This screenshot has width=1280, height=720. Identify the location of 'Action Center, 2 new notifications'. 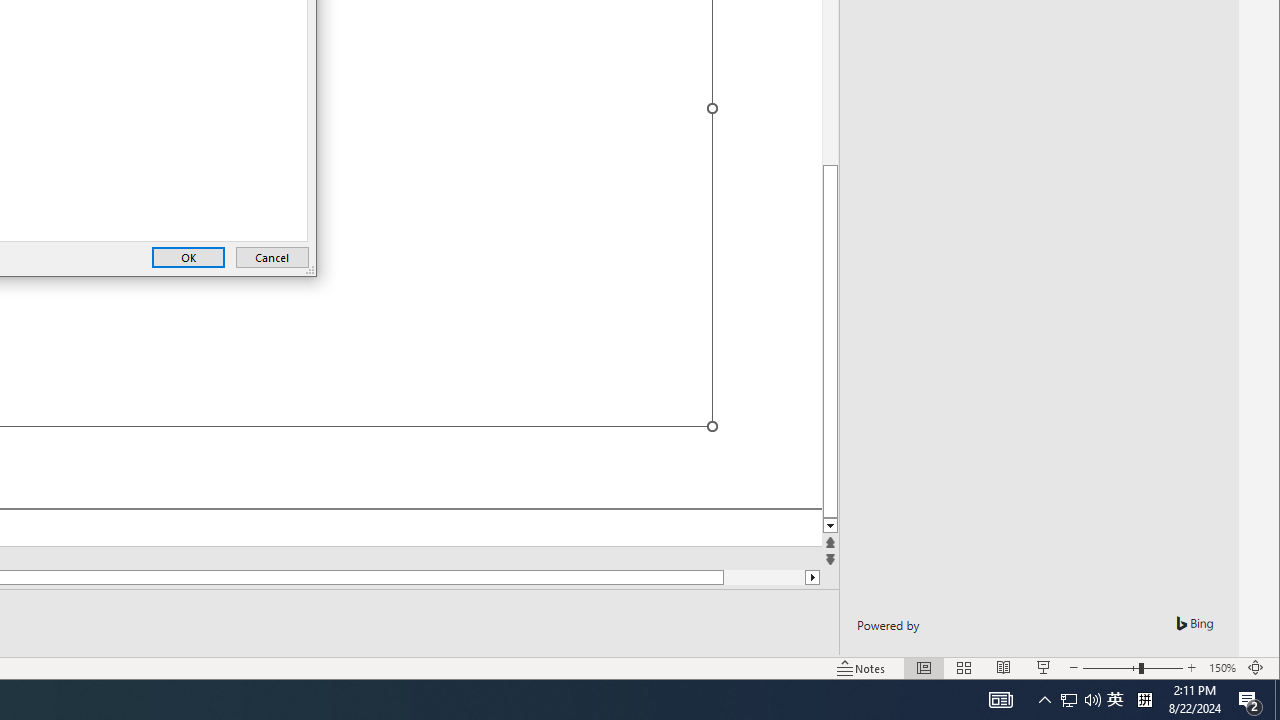
(1250, 698).